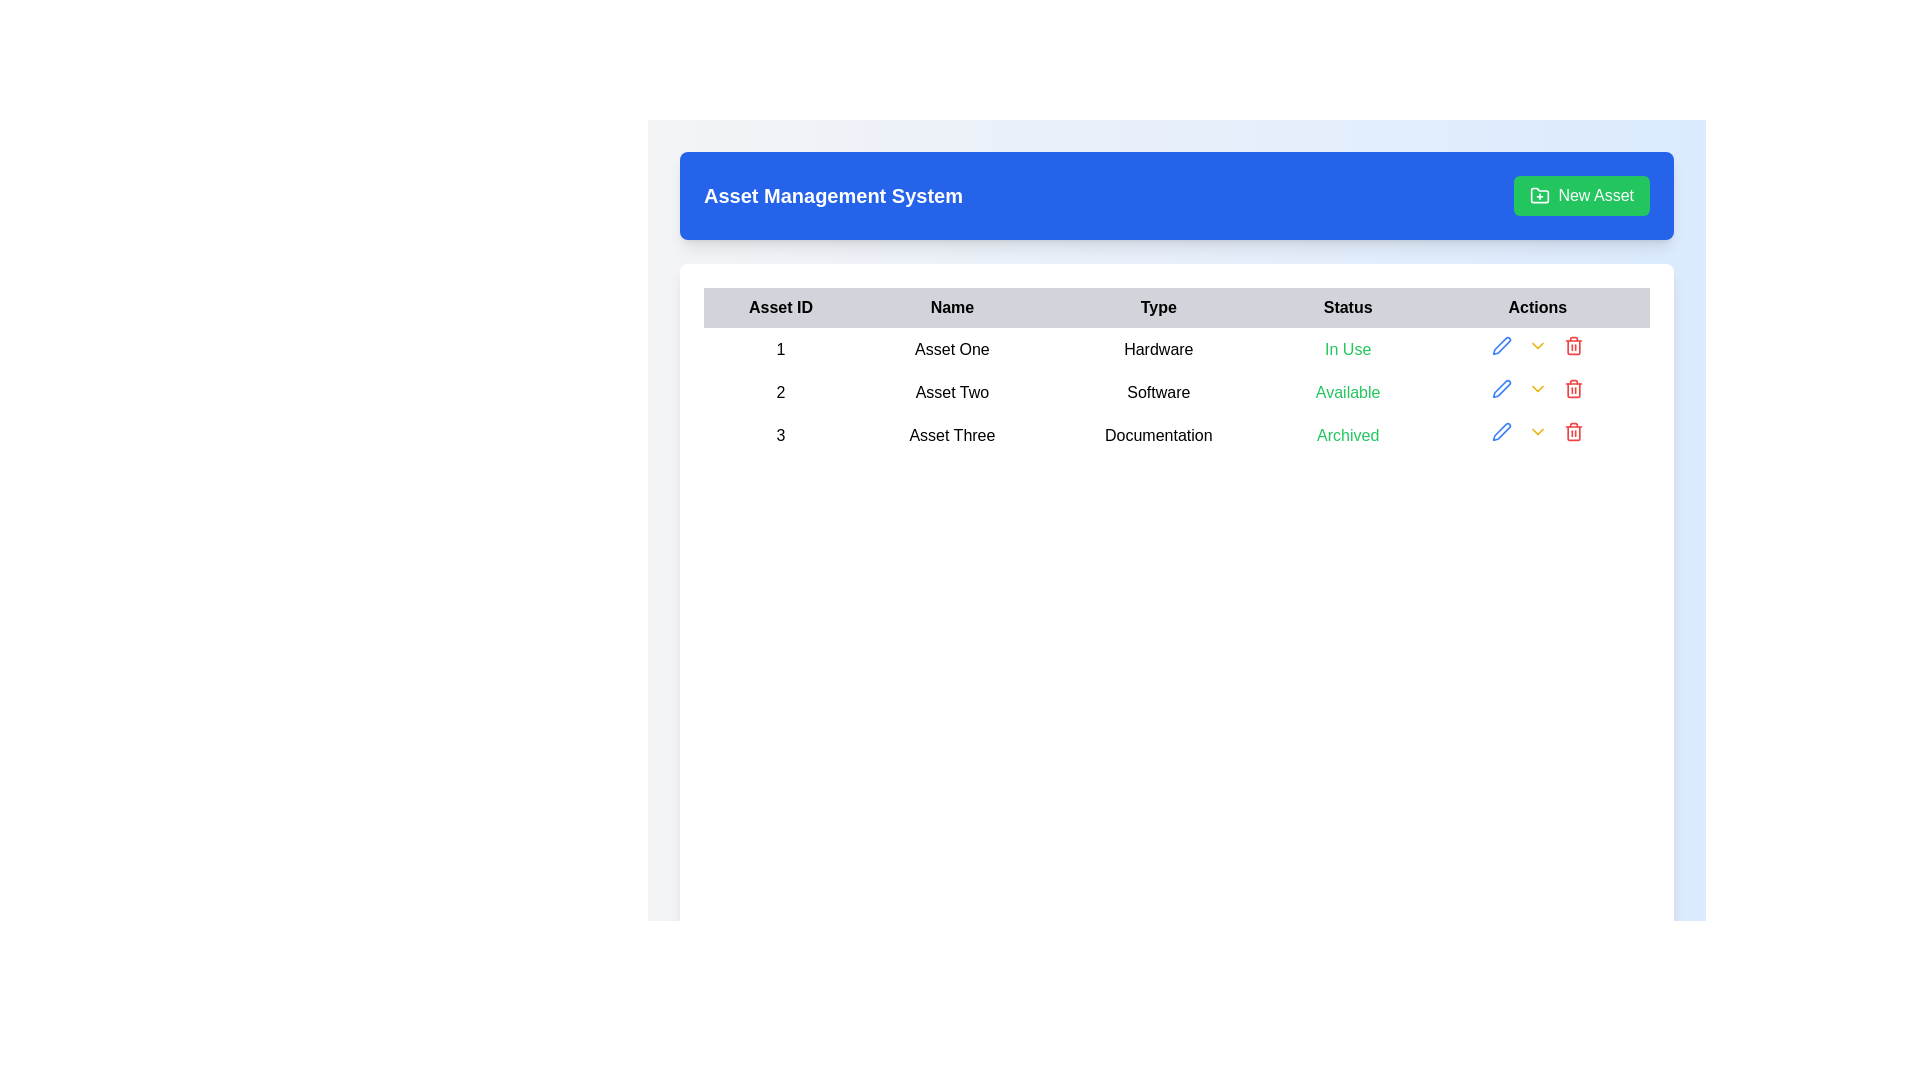  What do you see at coordinates (779, 348) in the screenshot?
I see `the cell containing the numeric value '1' in bold, located in the first row of the 'Asset ID' column of the table` at bounding box center [779, 348].